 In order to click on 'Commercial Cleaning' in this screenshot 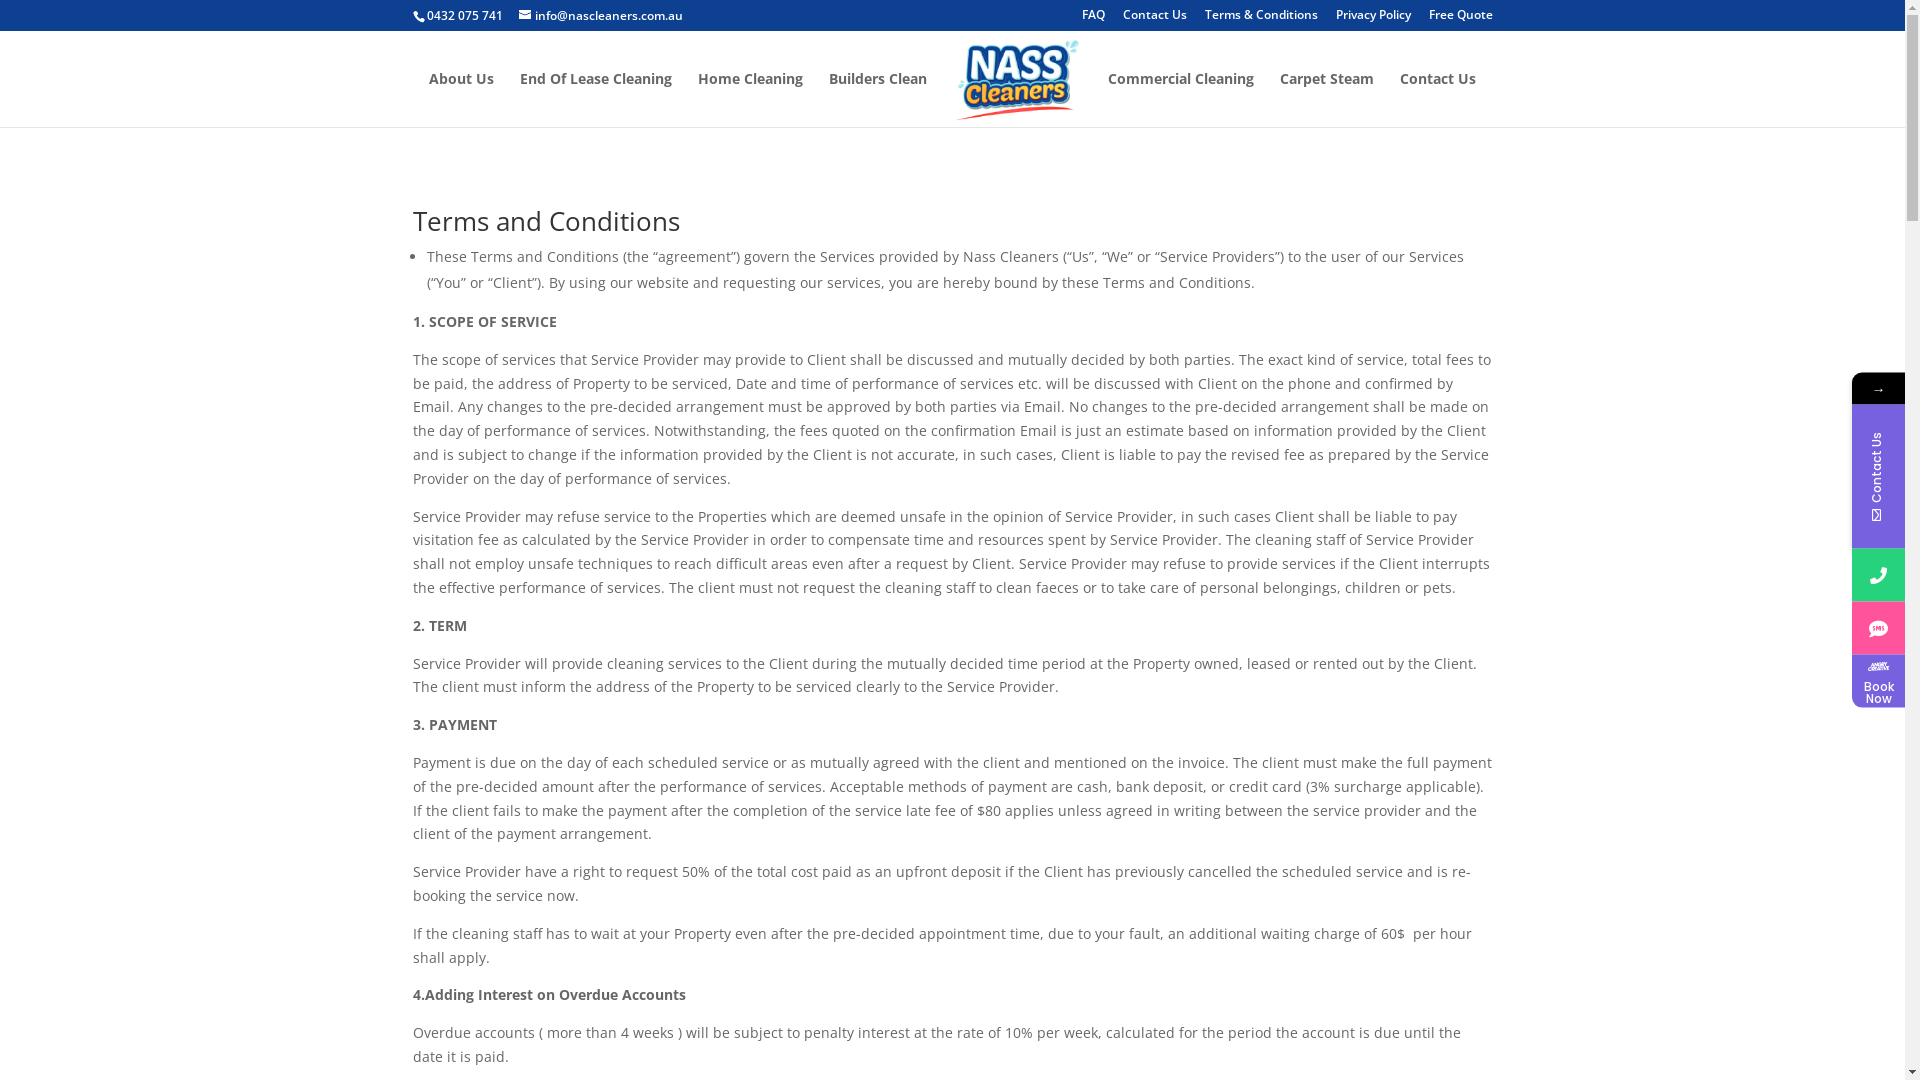, I will do `click(1180, 99)`.